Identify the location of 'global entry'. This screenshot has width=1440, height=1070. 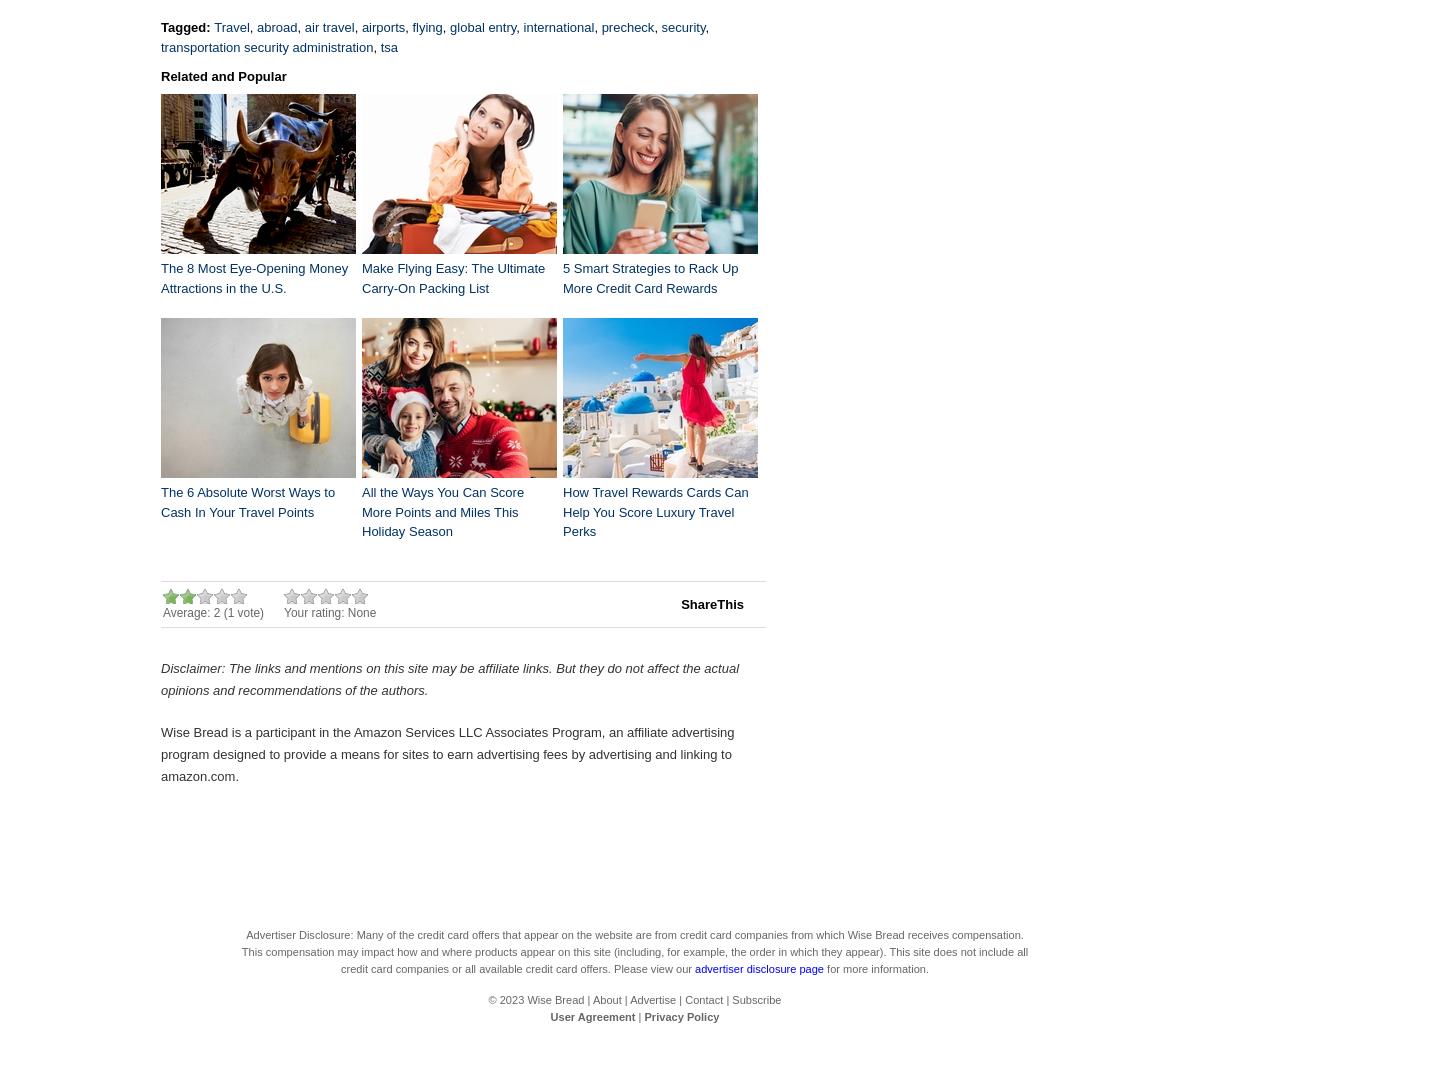
(450, 26).